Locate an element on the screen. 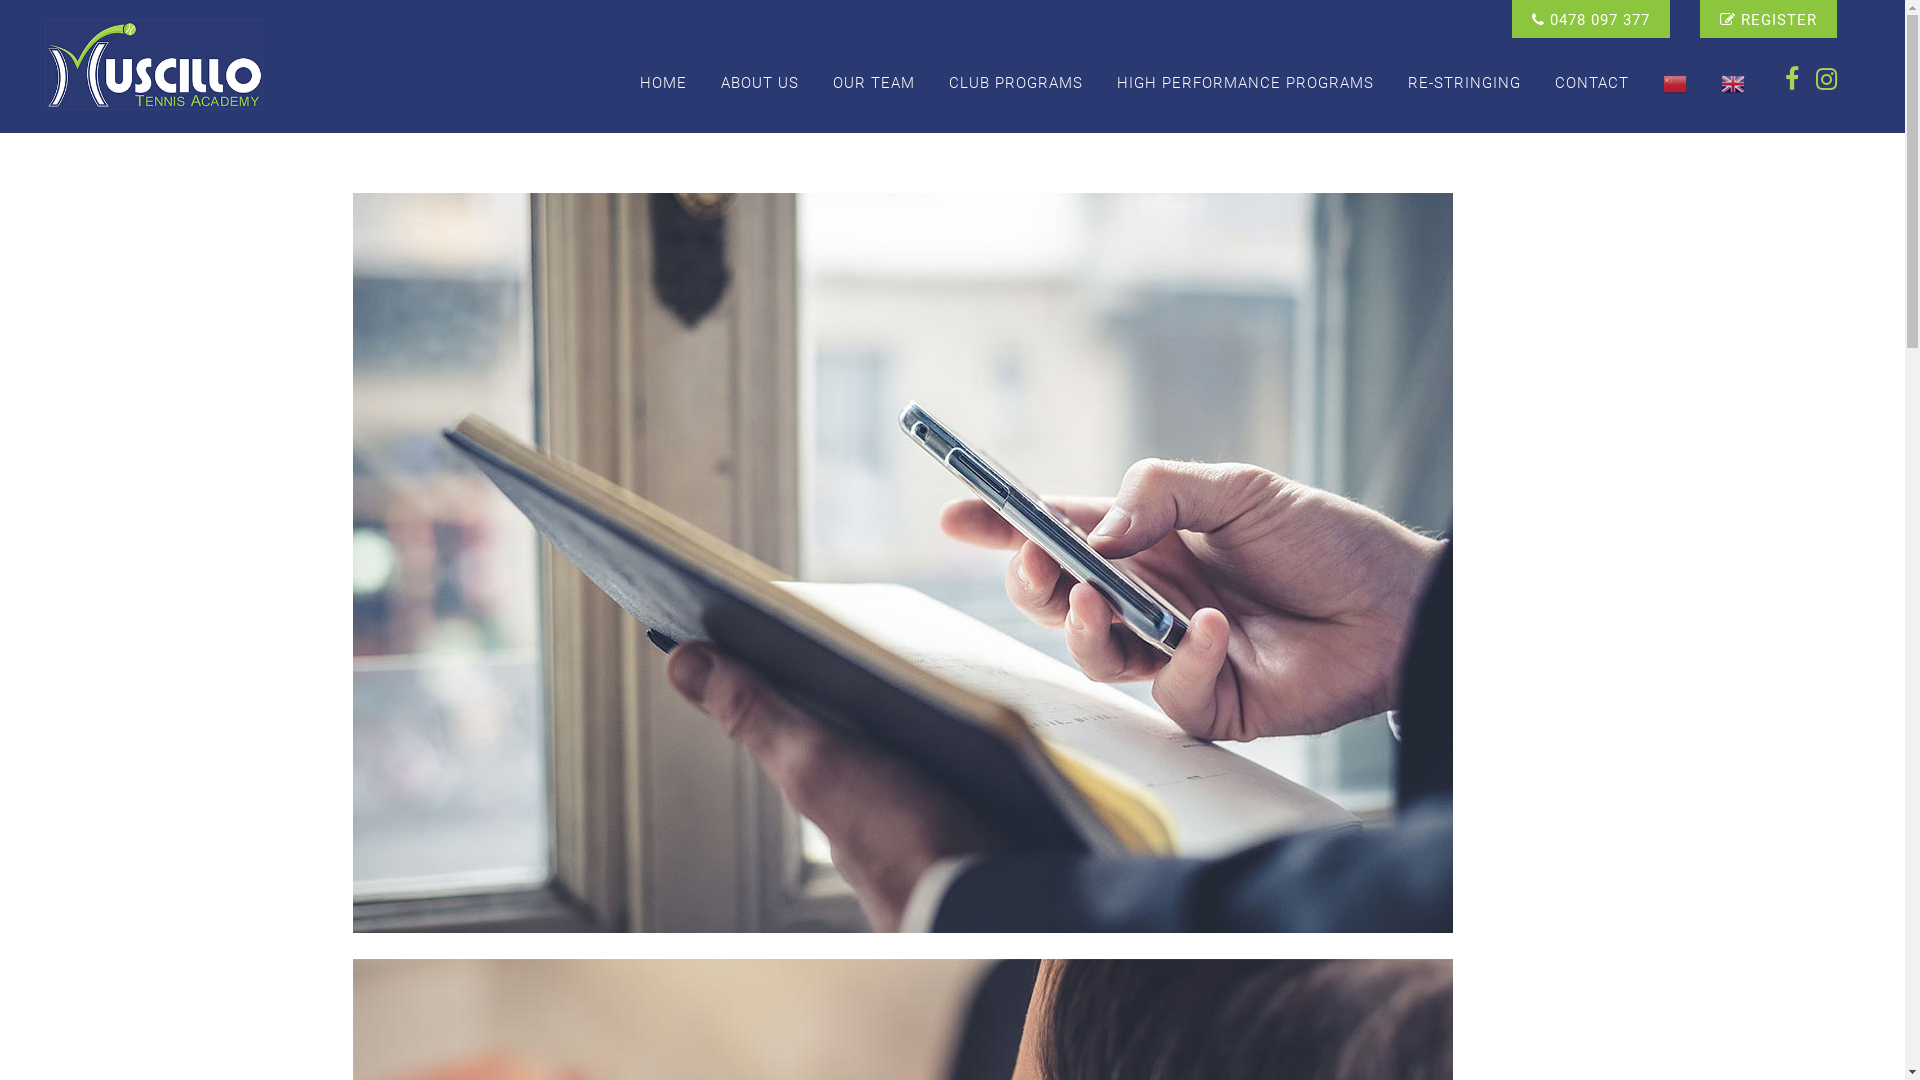 This screenshot has height=1080, width=1920. 'RE-STRINGING' is located at coordinates (1464, 82).